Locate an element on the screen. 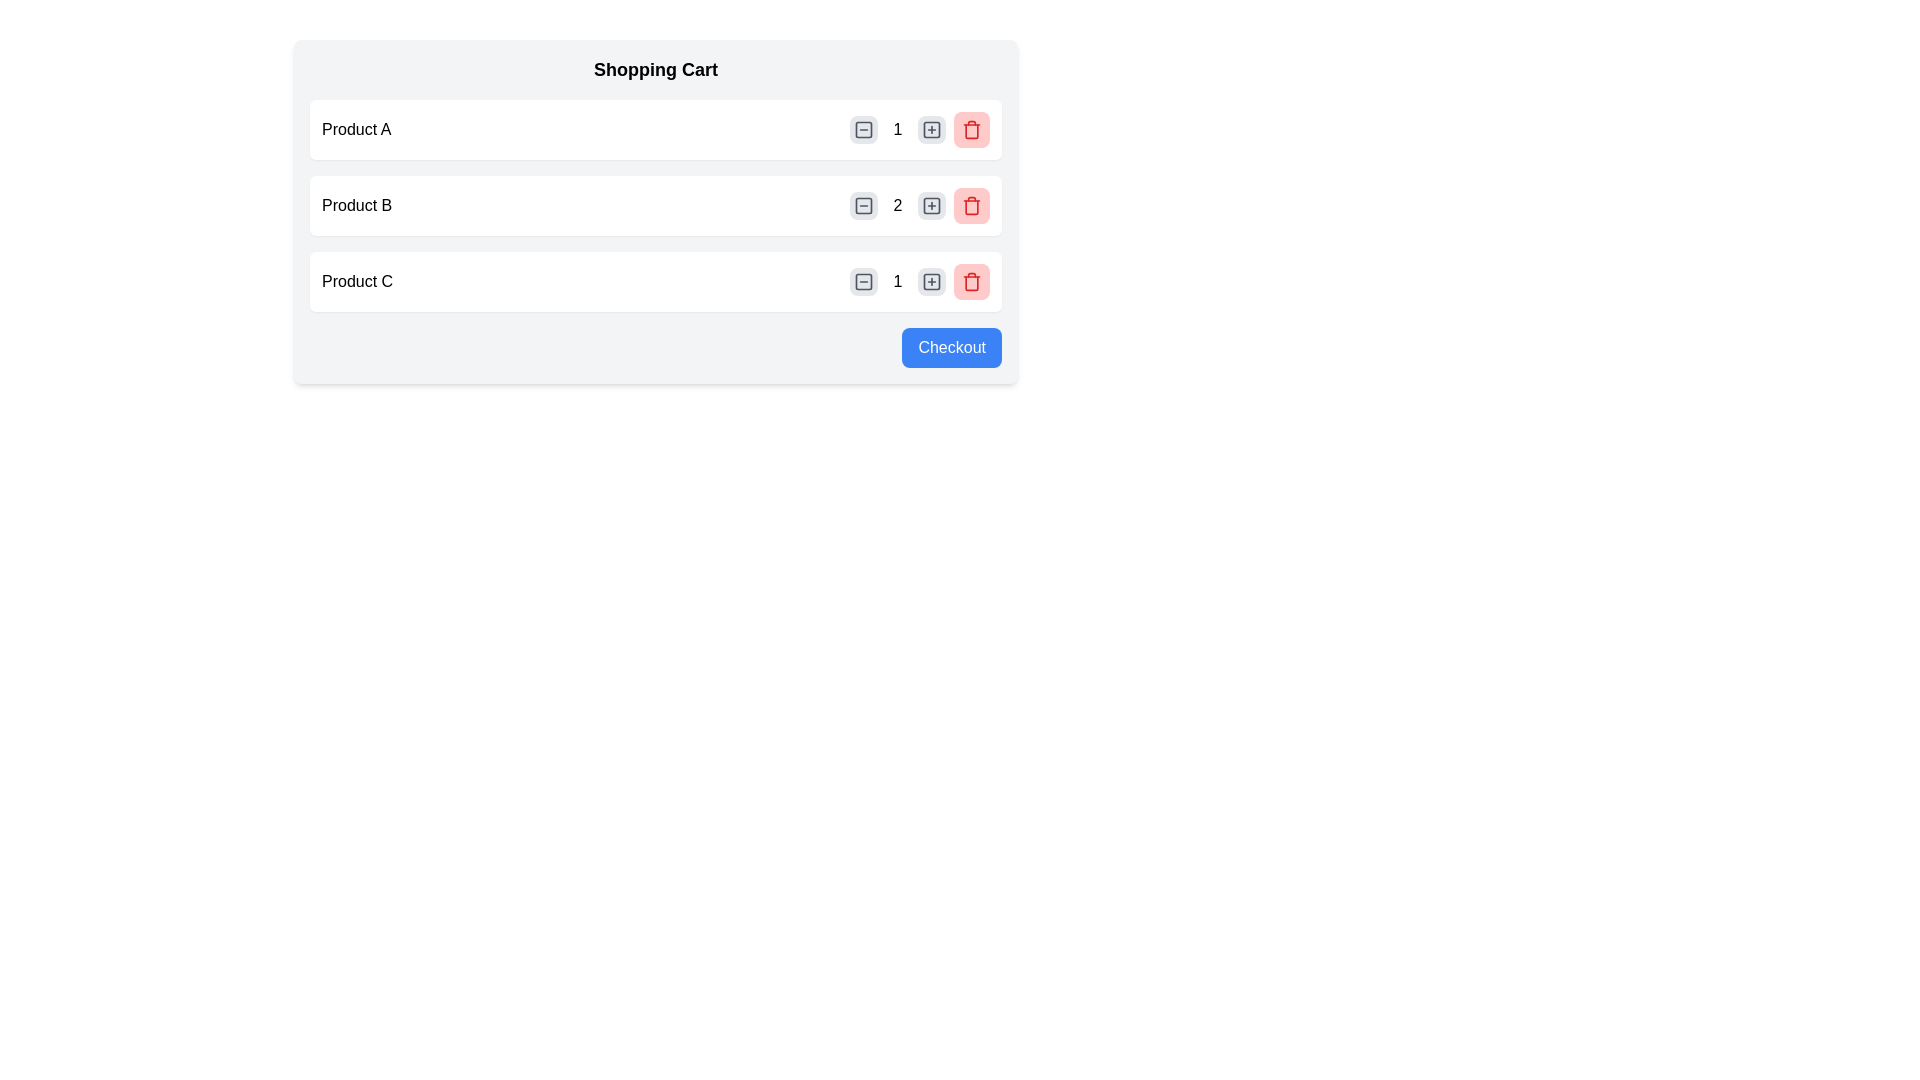  the decrement button for 'Product B', which is a gray square with rounded corners and a minus sign inside is located at coordinates (864, 205).